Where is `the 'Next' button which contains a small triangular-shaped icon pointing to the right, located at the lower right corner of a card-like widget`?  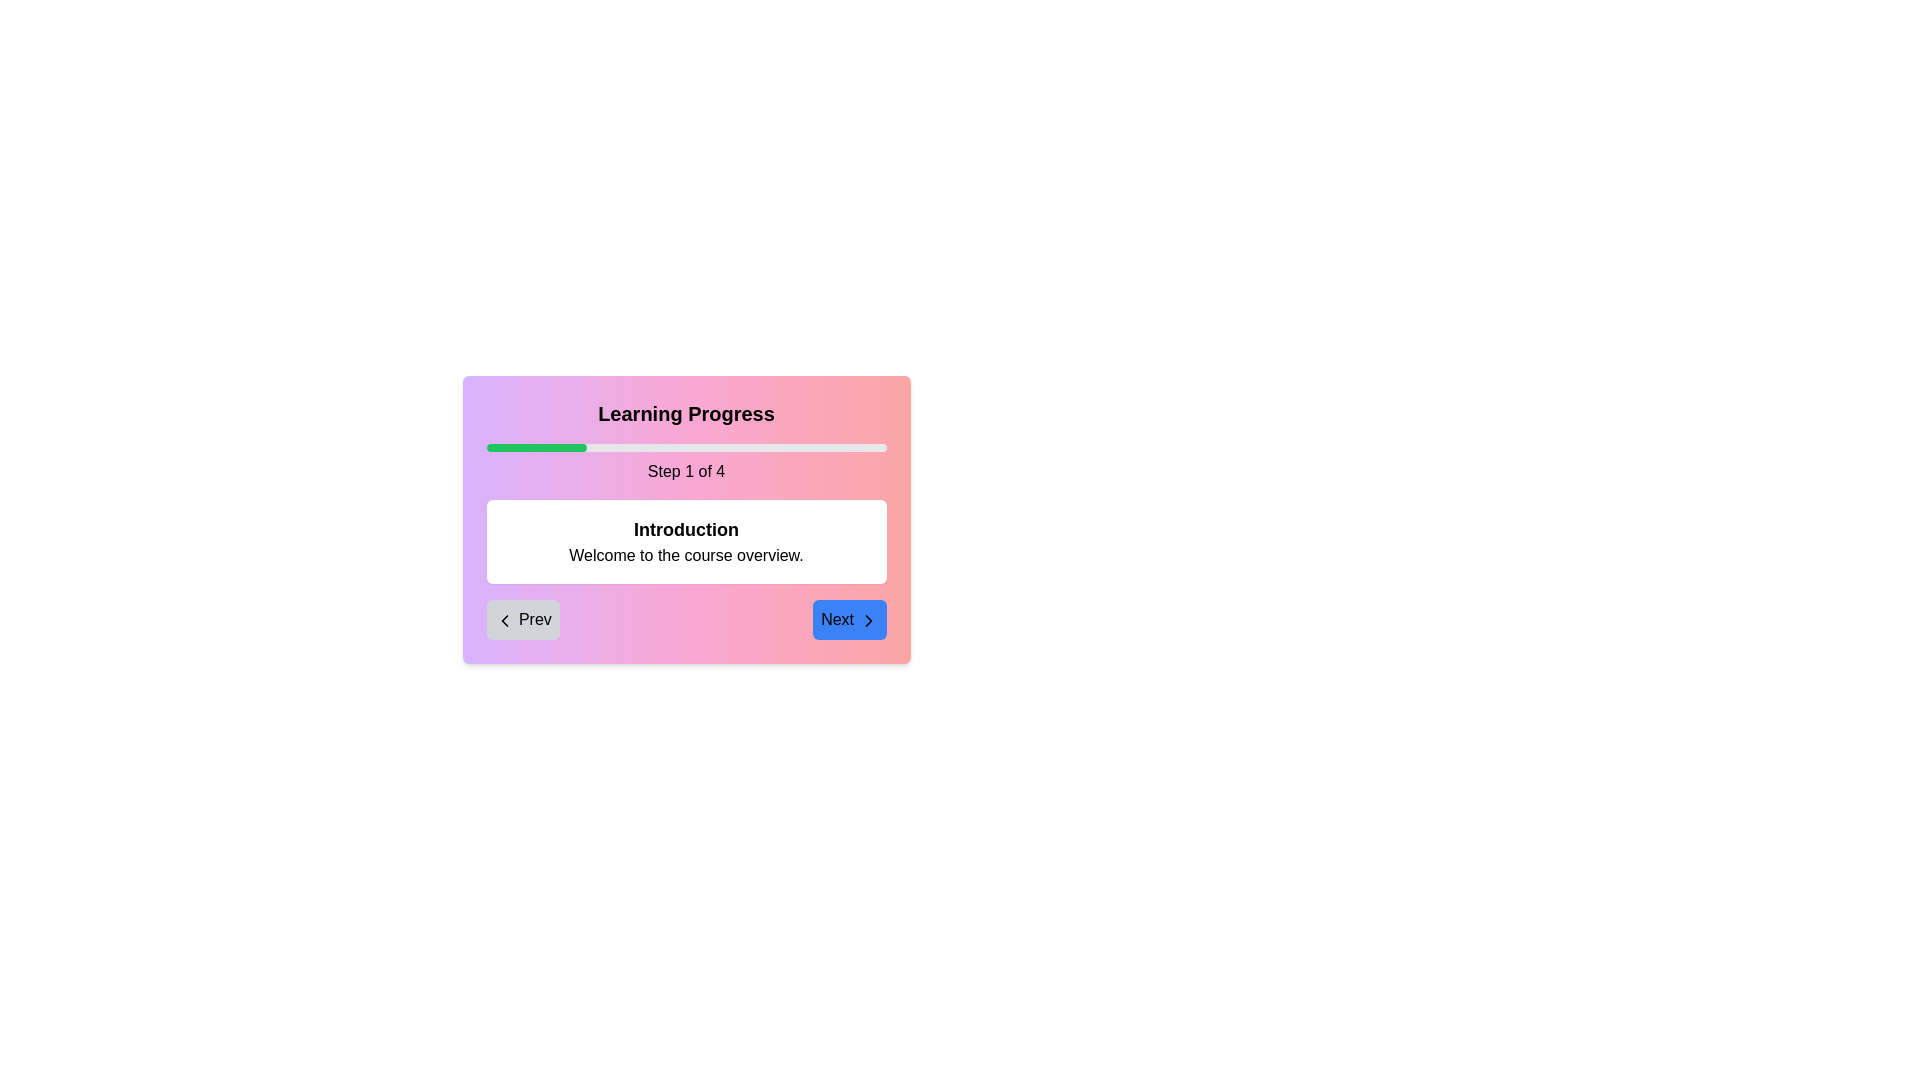
the 'Next' button which contains a small triangular-shaped icon pointing to the right, located at the lower right corner of a card-like widget is located at coordinates (868, 619).